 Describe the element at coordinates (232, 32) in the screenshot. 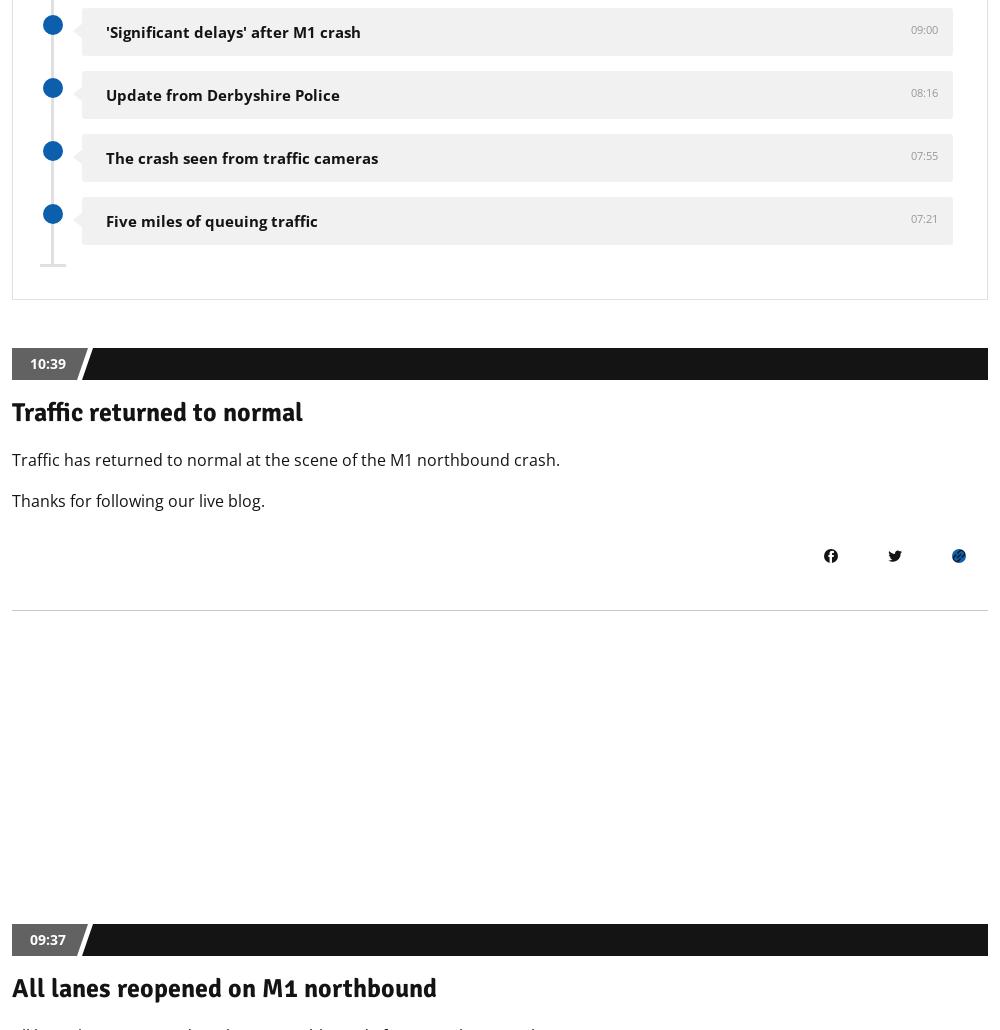

I see `''Significant delays' after M1 crash'` at that location.